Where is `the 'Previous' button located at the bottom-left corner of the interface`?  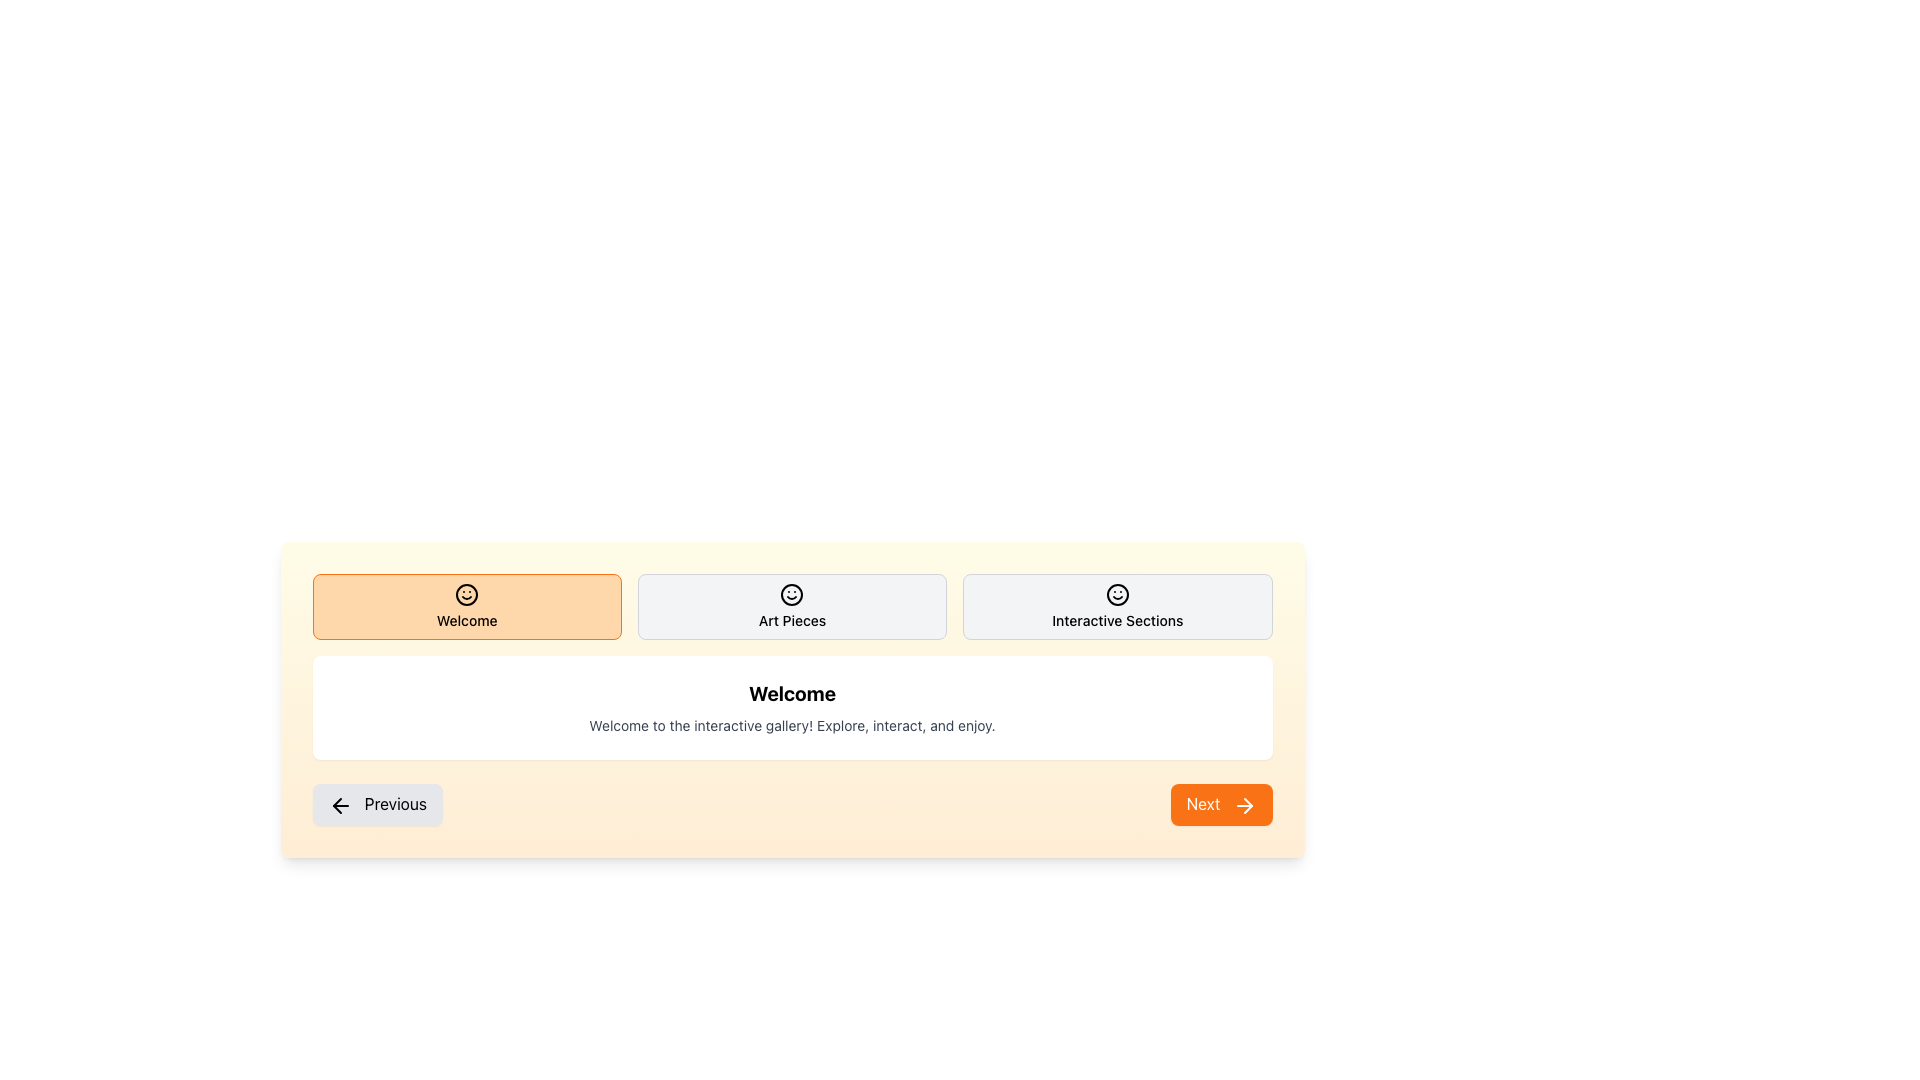 the 'Previous' button located at the bottom-left corner of the interface is located at coordinates (377, 803).